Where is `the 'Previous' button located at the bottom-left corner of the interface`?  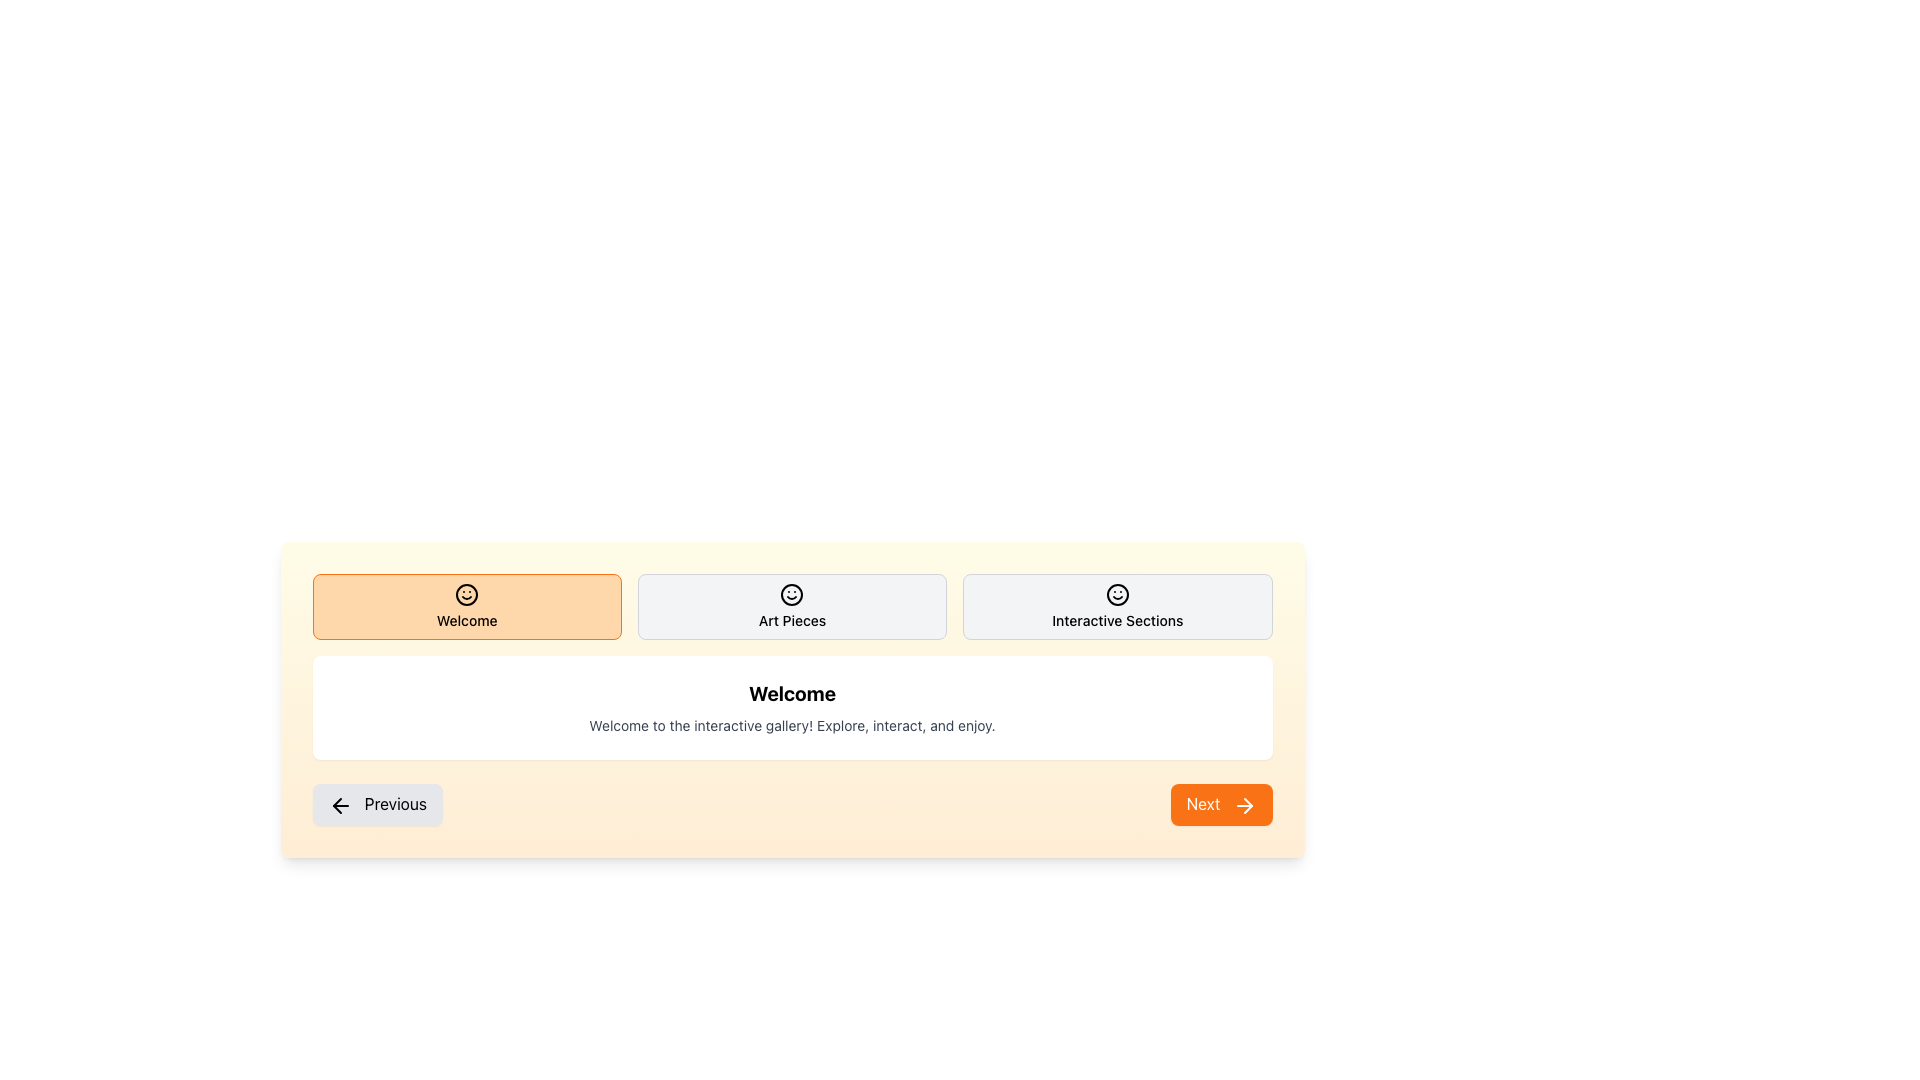 the 'Previous' button located at the bottom-left corner of the interface is located at coordinates (377, 803).